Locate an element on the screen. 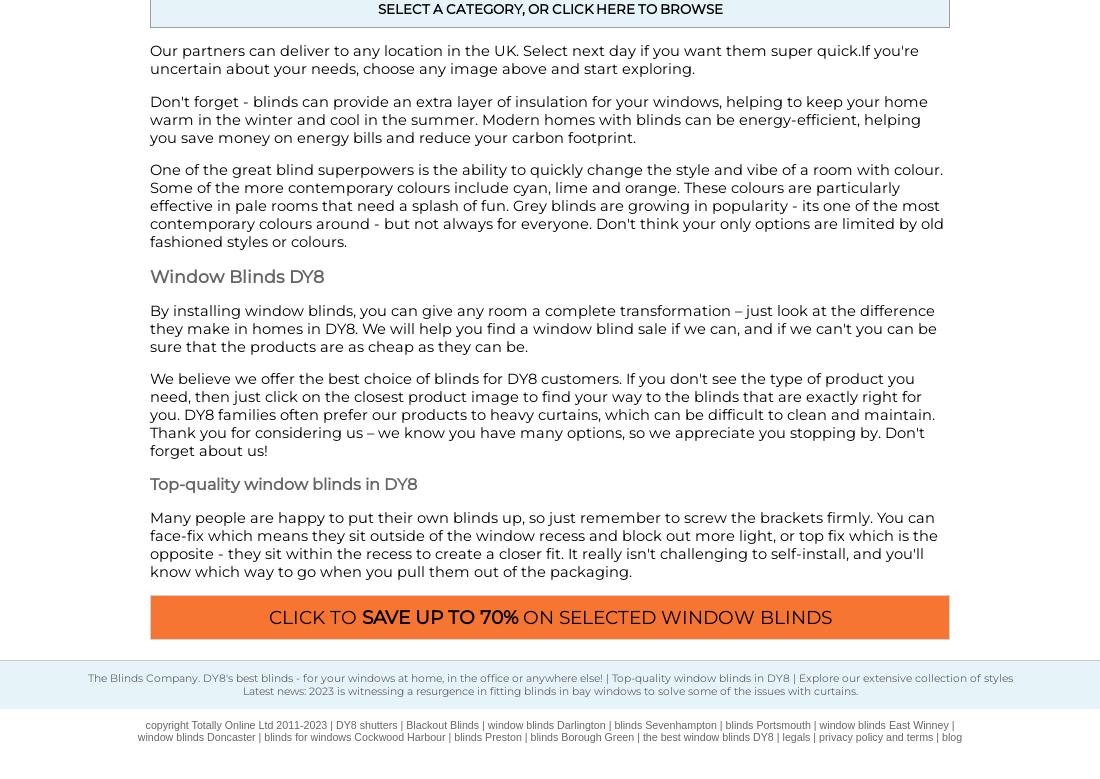 Image resolution: width=1100 pixels, height=779 pixels. 'Blackout Blinds' is located at coordinates (441, 724).